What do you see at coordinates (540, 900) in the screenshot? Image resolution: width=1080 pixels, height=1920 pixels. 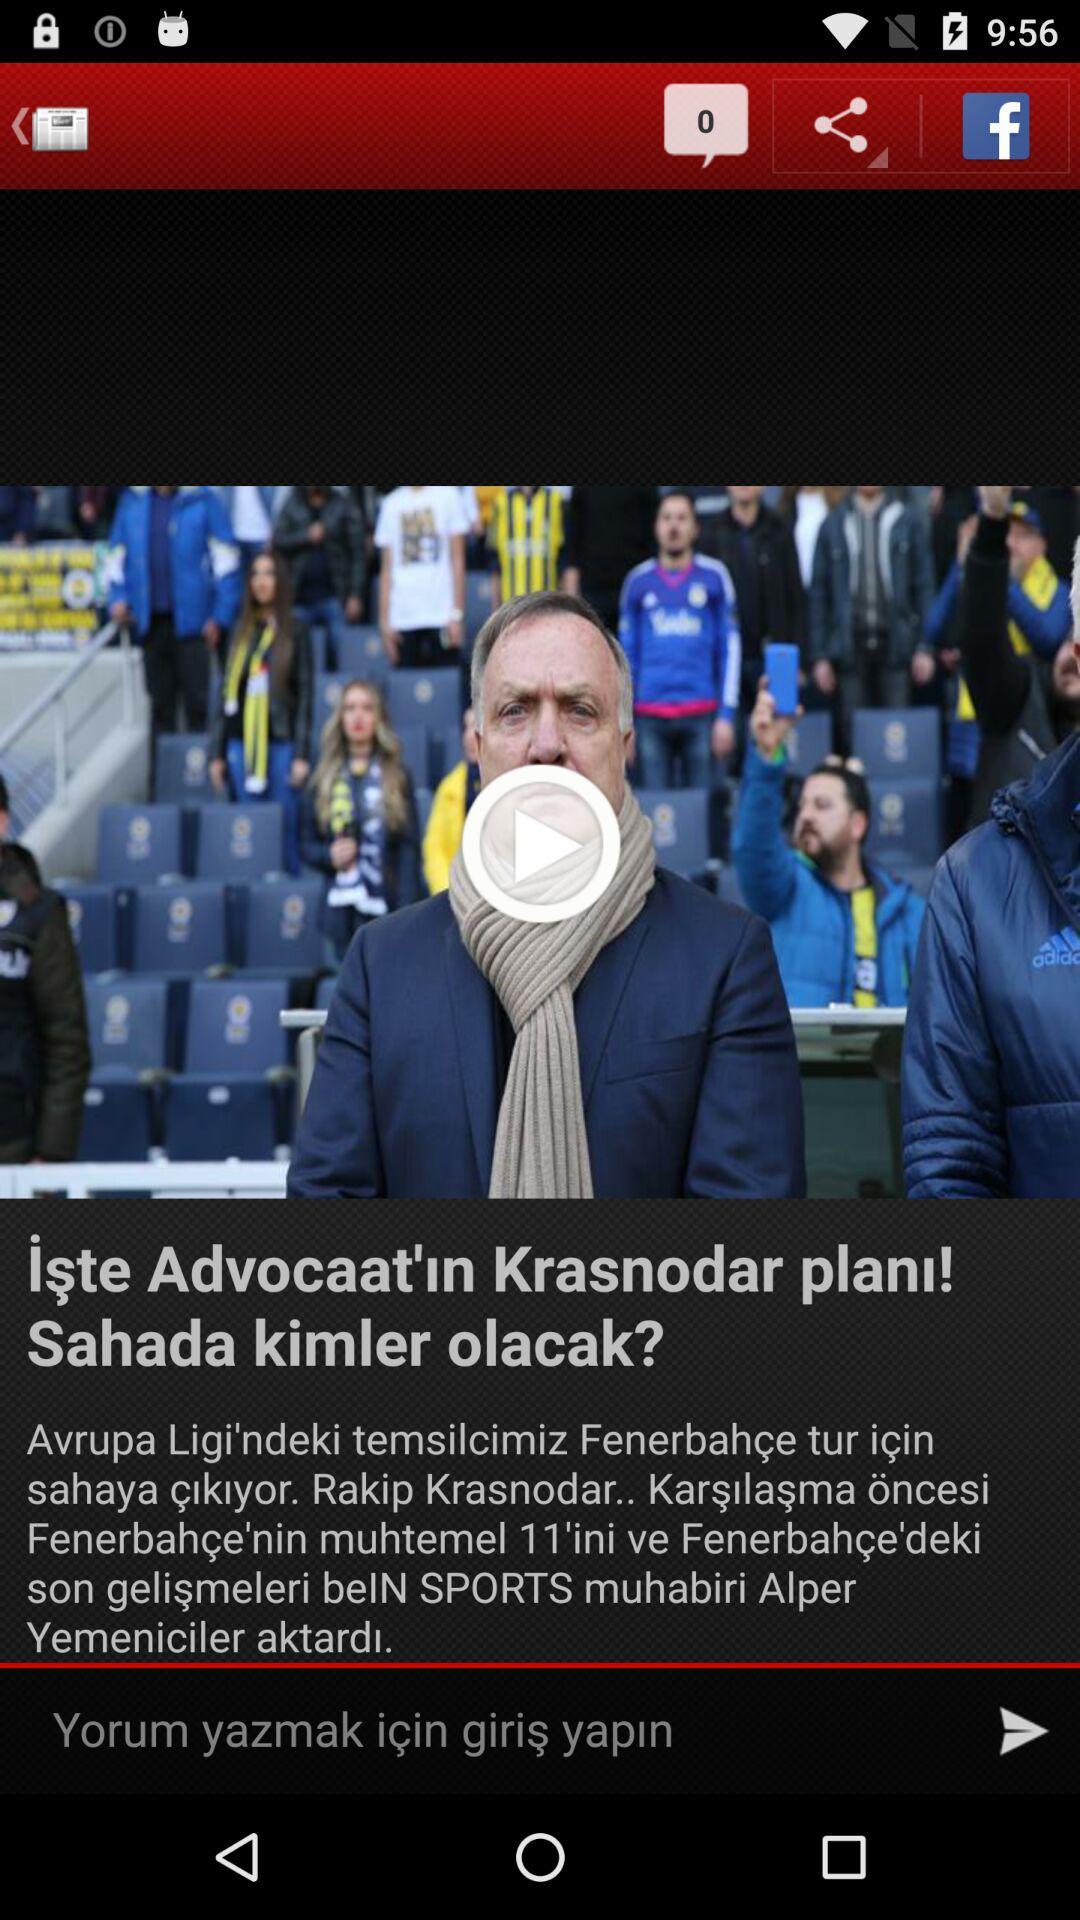 I see `the play icon` at bounding box center [540, 900].